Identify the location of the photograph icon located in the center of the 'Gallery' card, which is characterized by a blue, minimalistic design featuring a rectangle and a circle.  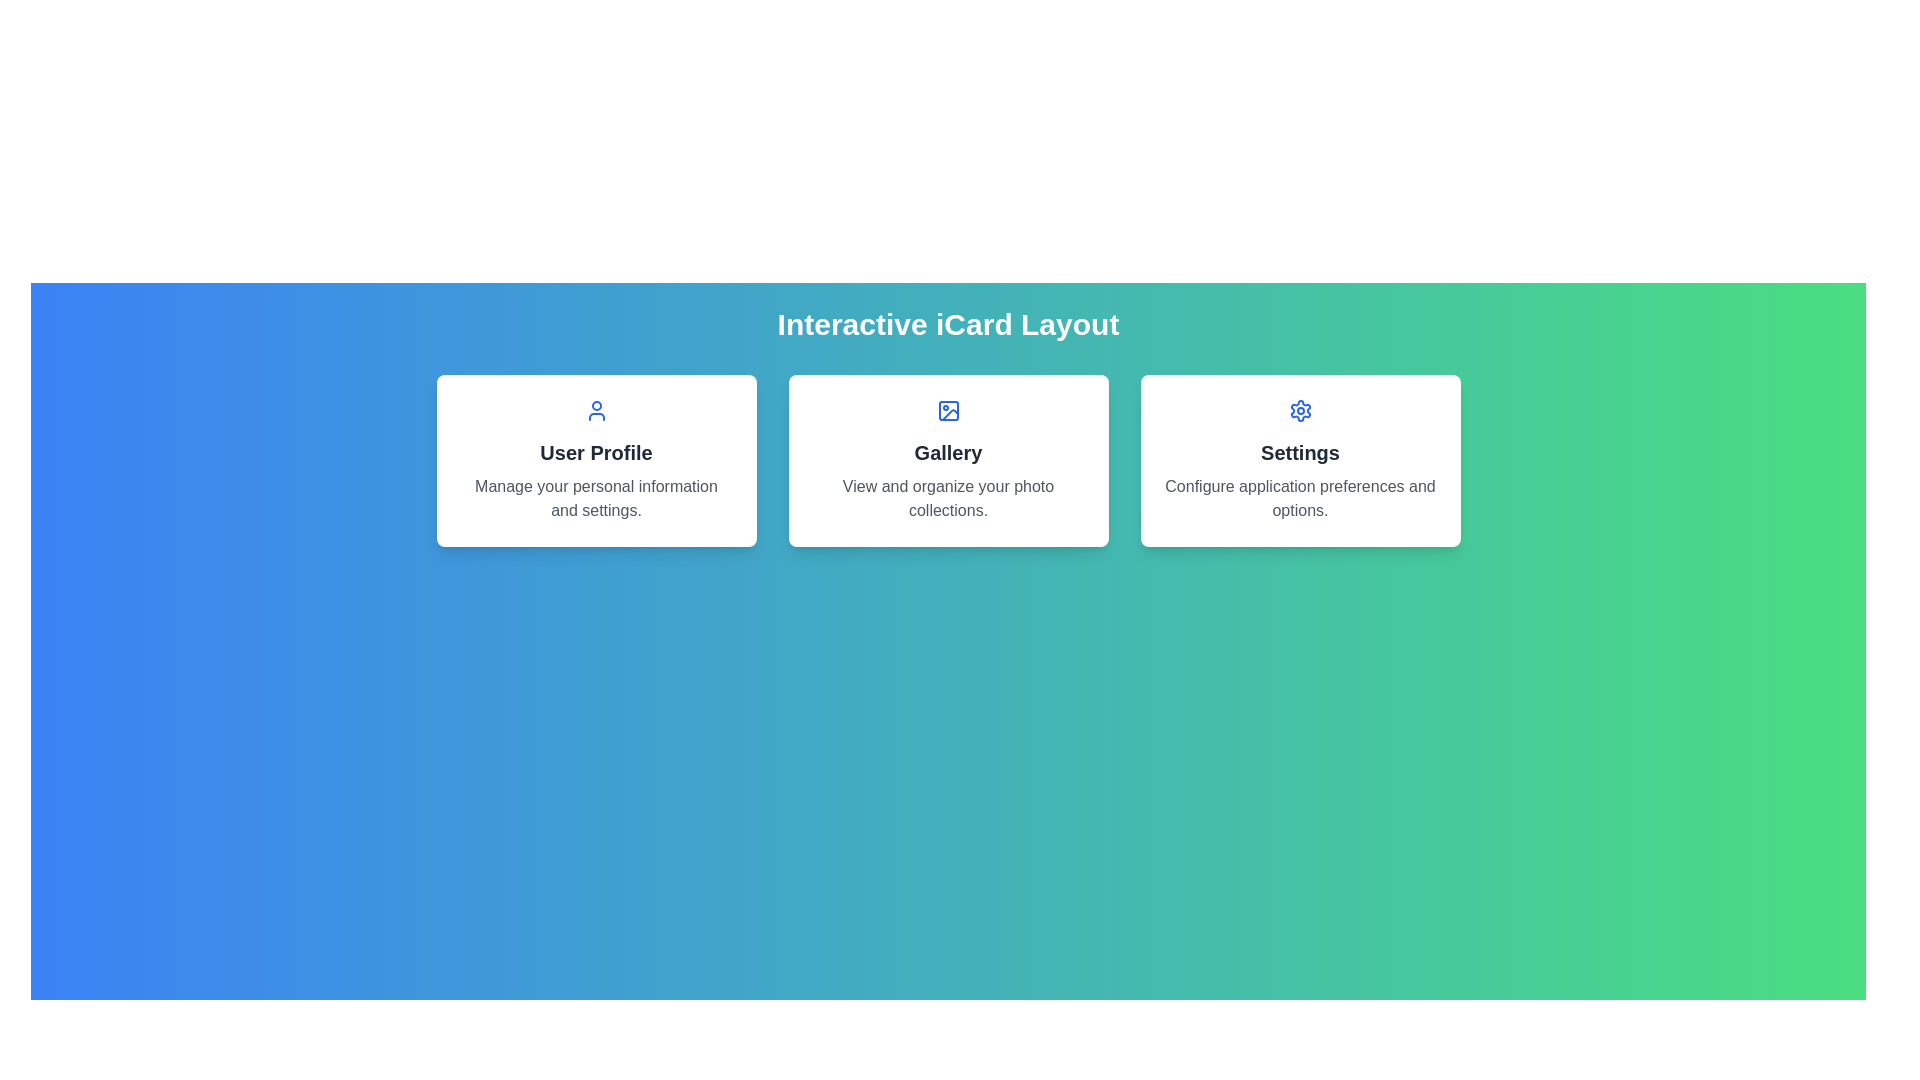
(947, 410).